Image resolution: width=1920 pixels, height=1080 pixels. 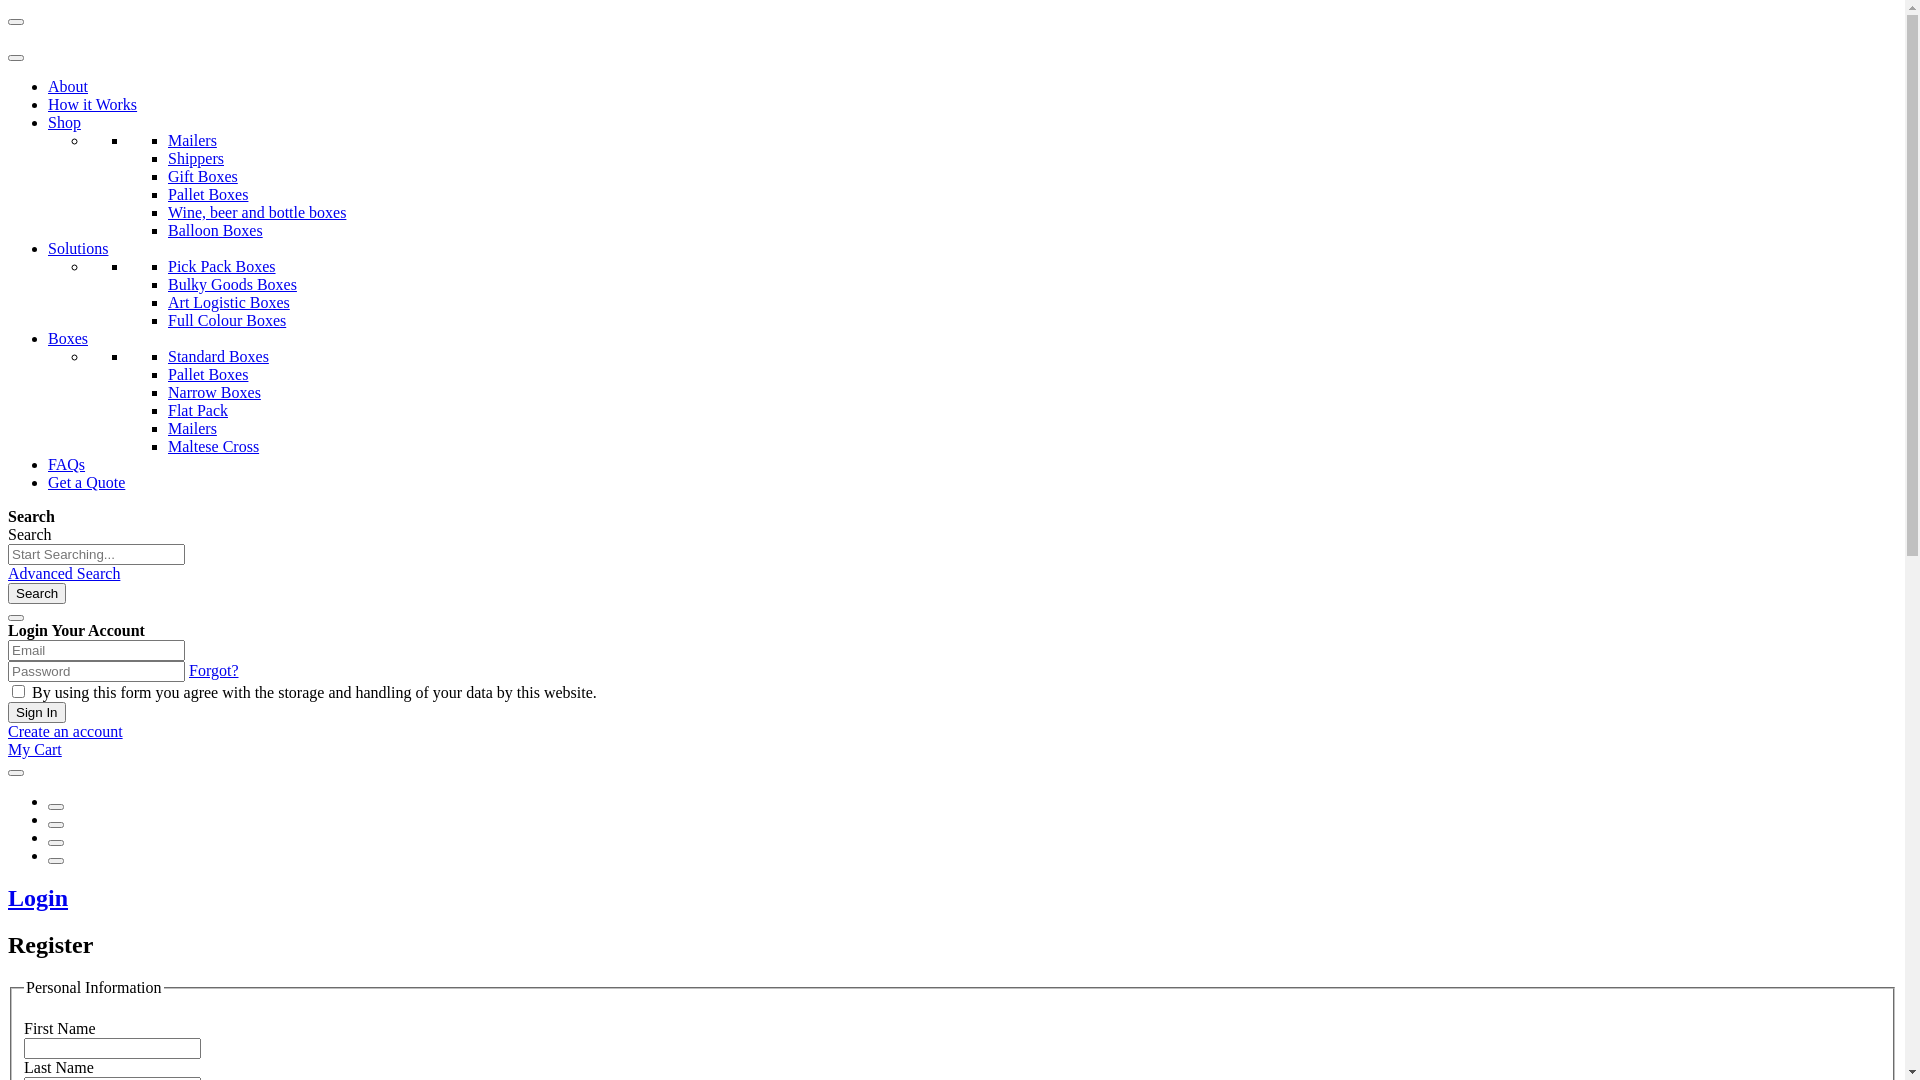 What do you see at coordinates (256, 212) in the screenshot?
I see `'Wine, beer and bottle boxes'` at bounding box center [256, 212].